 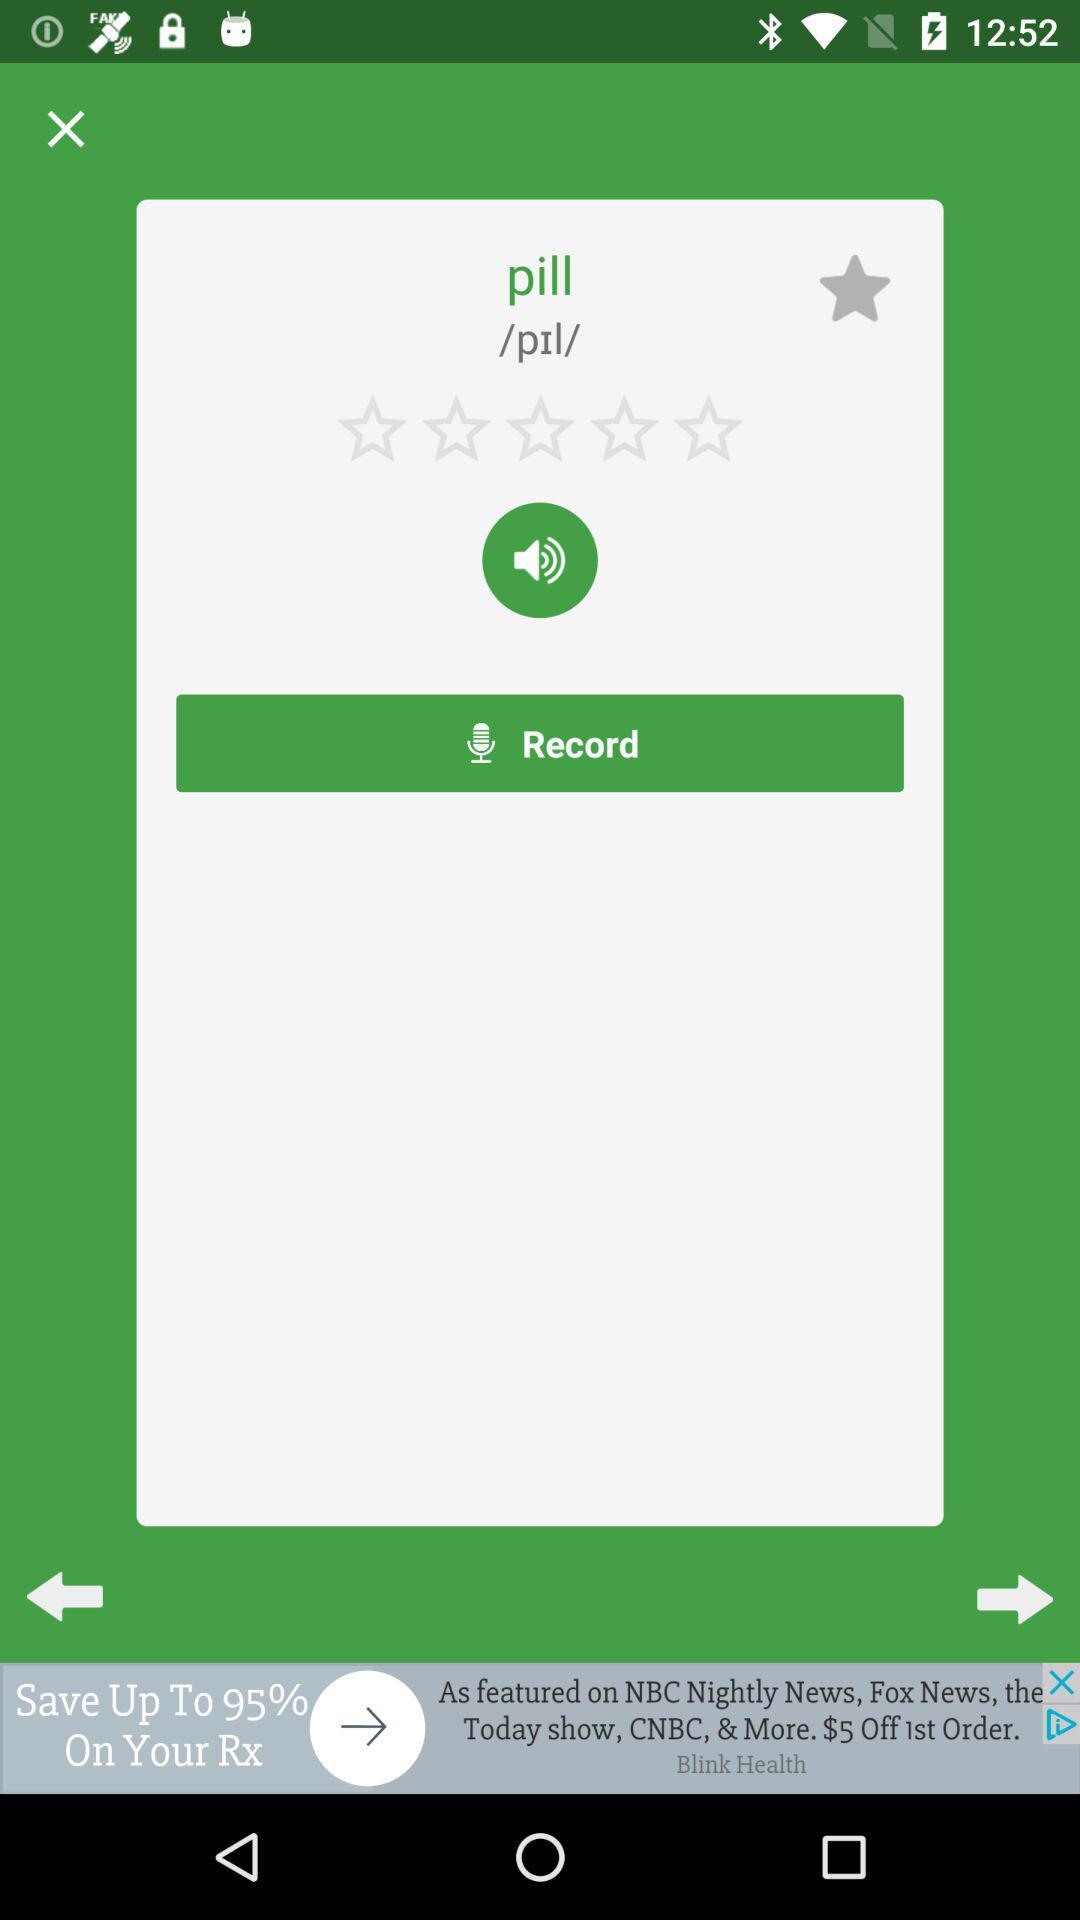 What do you see at coordinates (540, 560) in the screenshot?
I see `starts recording` at bounding box center [540, 560].